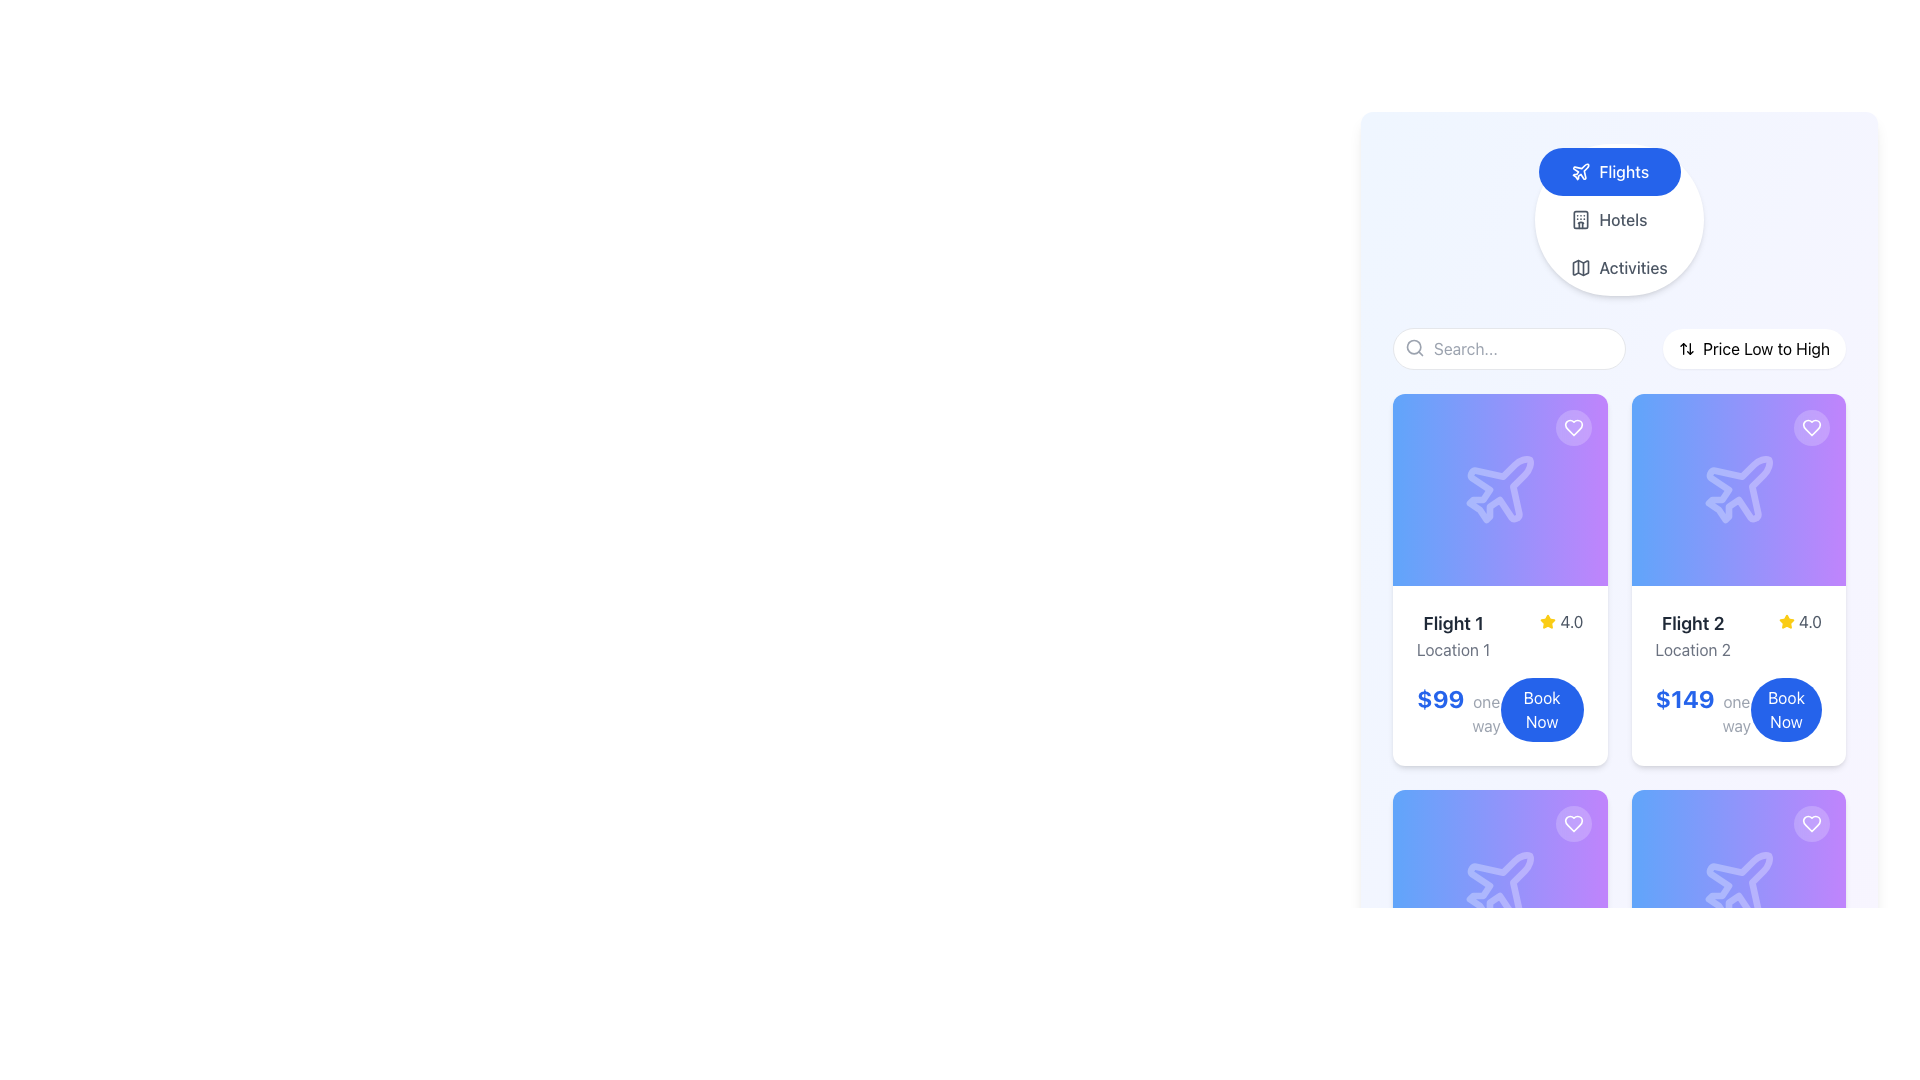 This screenshot has height=1080, width=1920. Describe the element at coordinates (1459, 708) in the screenshot. I see `the text display that shows the price '$99' and the description 'one way', which is located within the card component in the first row of the grid layout` at that location.